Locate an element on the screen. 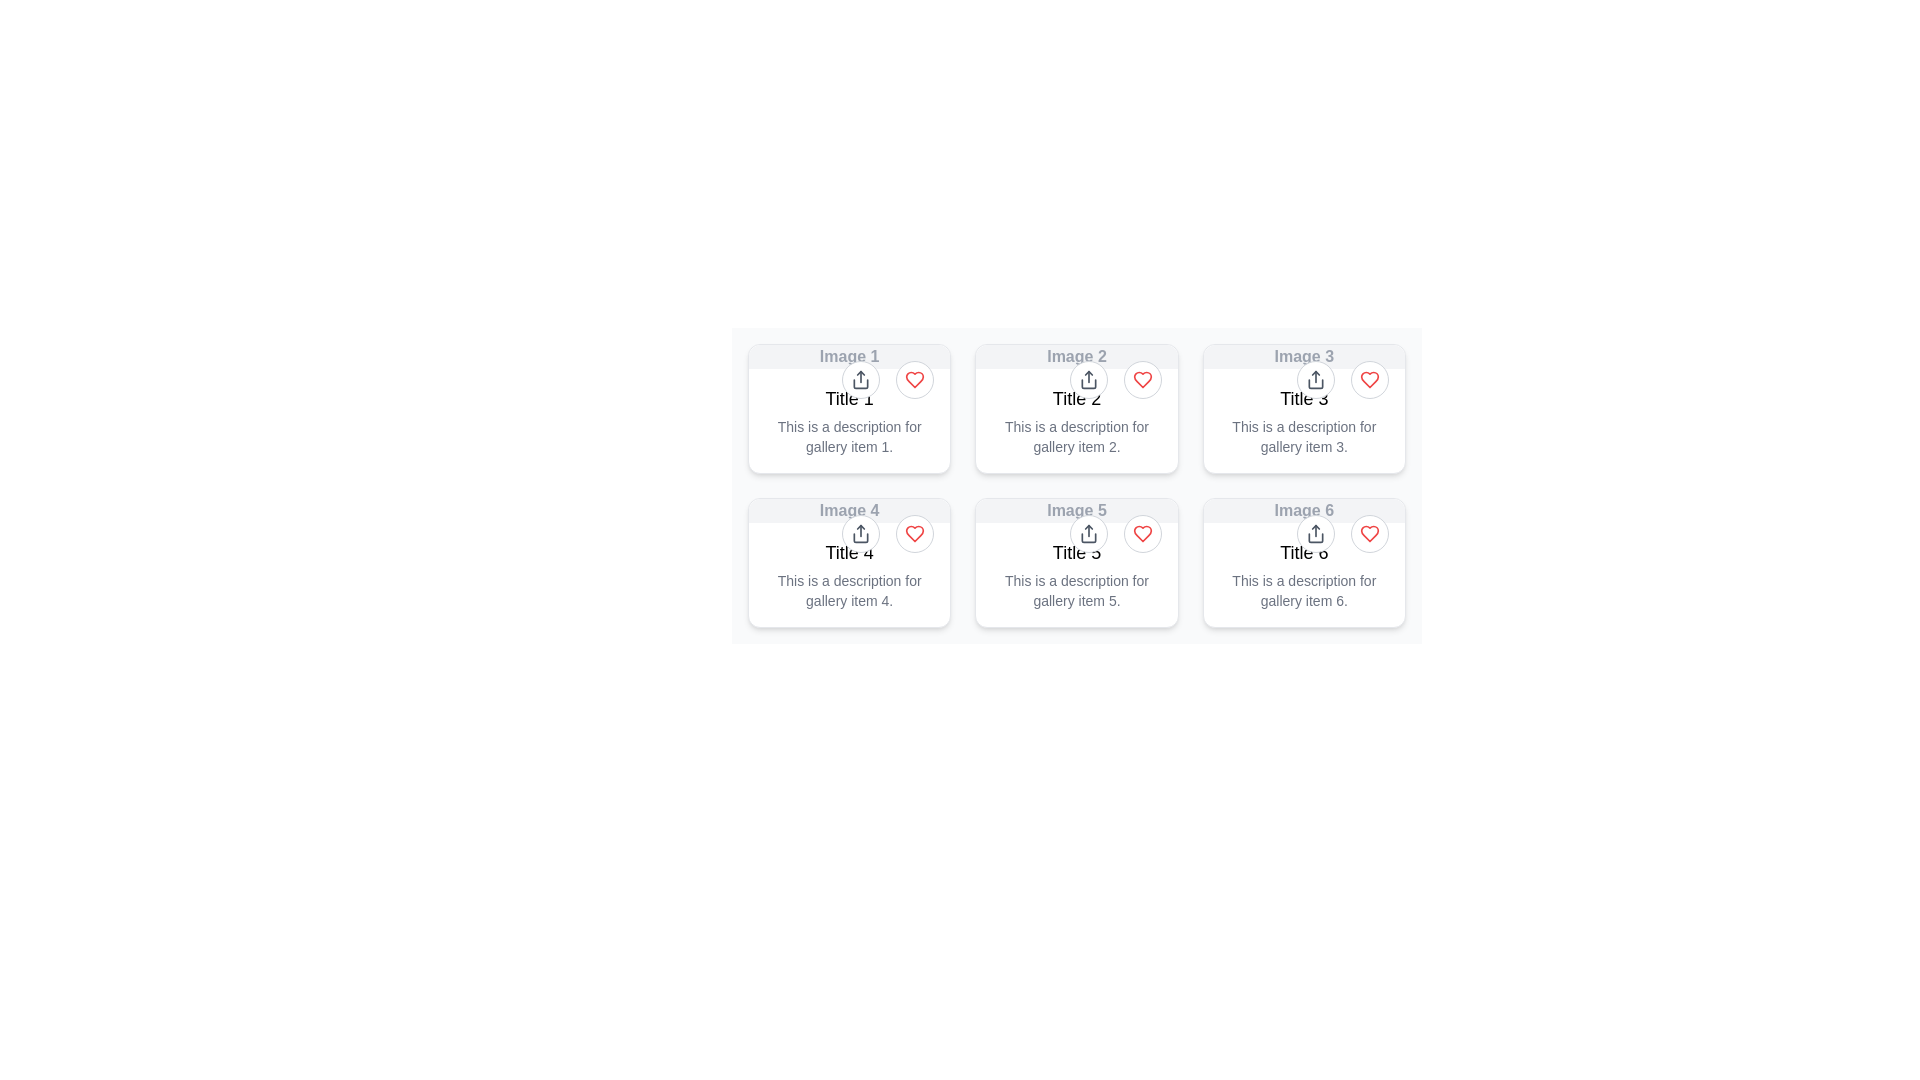  the text label that displays 'Title 6', which is located in the bottom-right card of a grid layout, above the description text is located at coordinates (1304, 552).